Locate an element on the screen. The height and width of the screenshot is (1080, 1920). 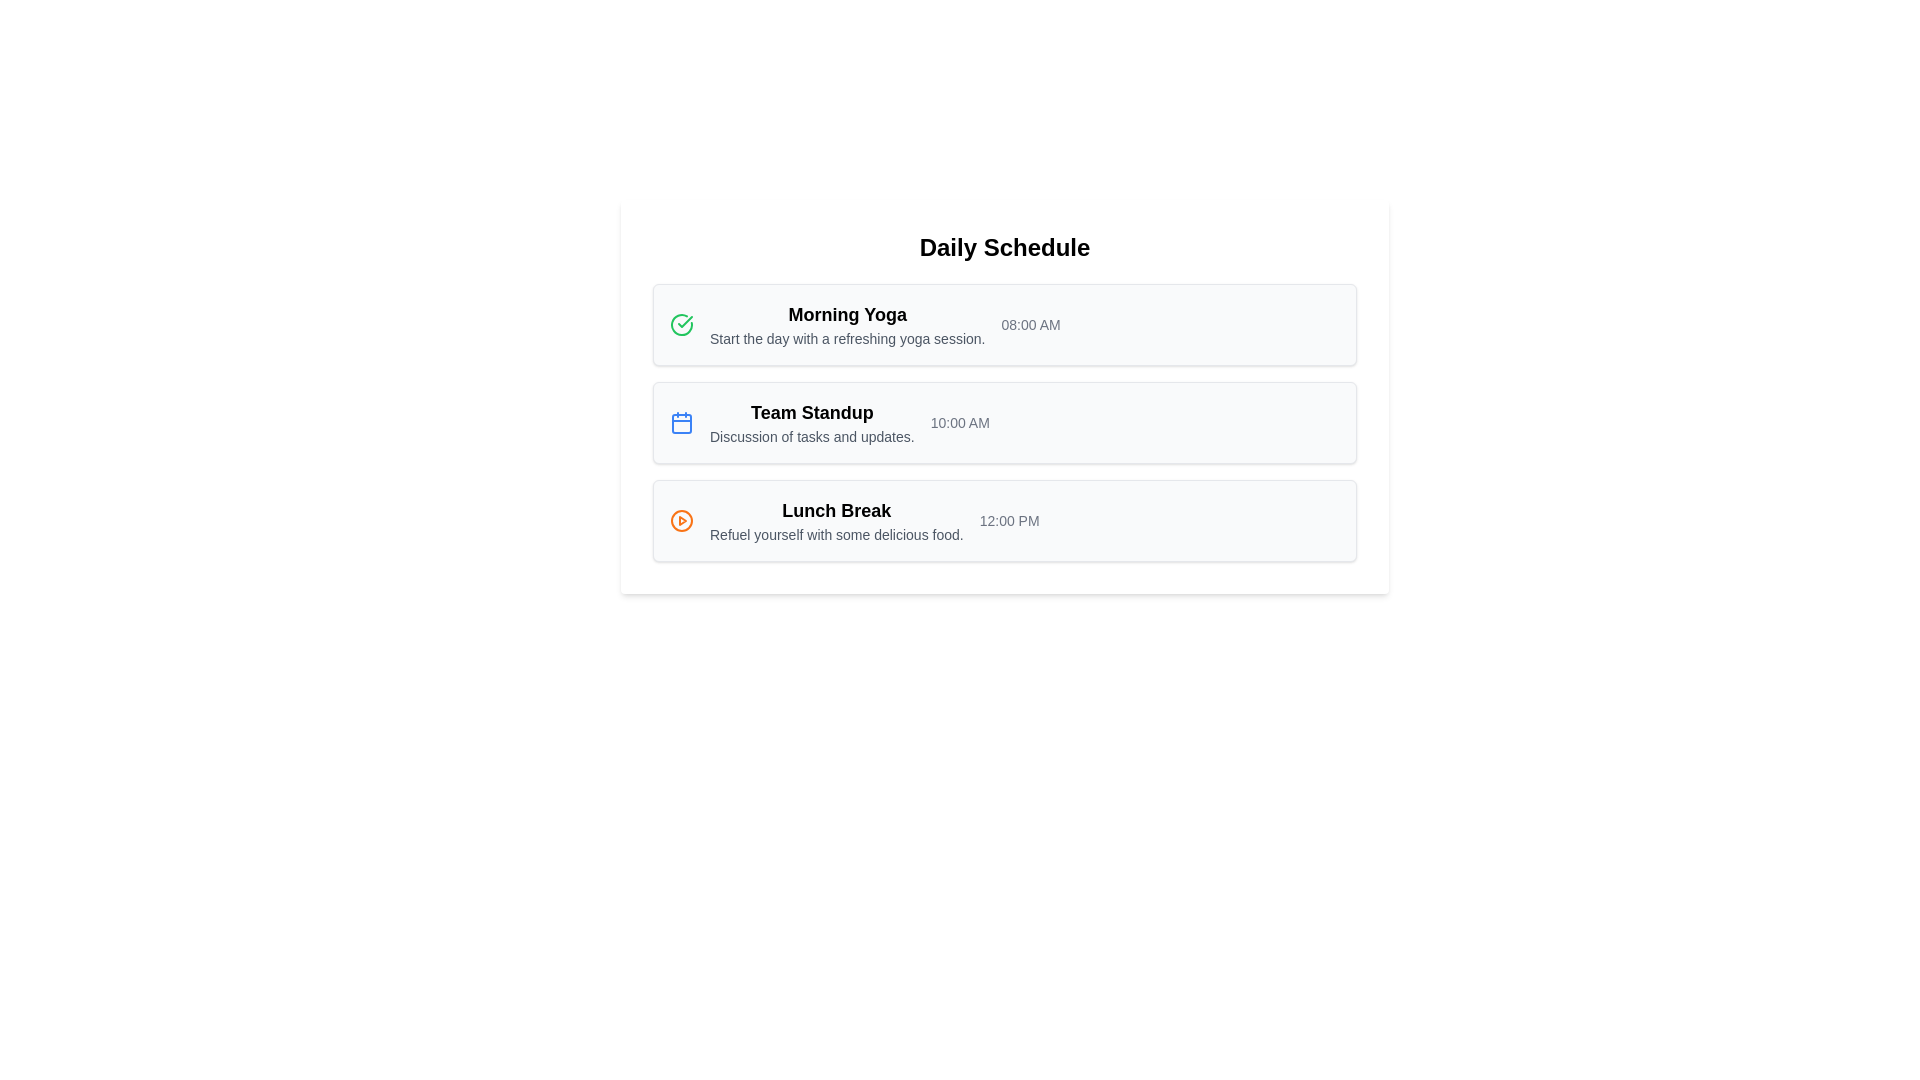
the green checkmark icon located within the first card of the daily schedule, to the left of the text 'Morning Yoga' is located at coordinates (685, 320).